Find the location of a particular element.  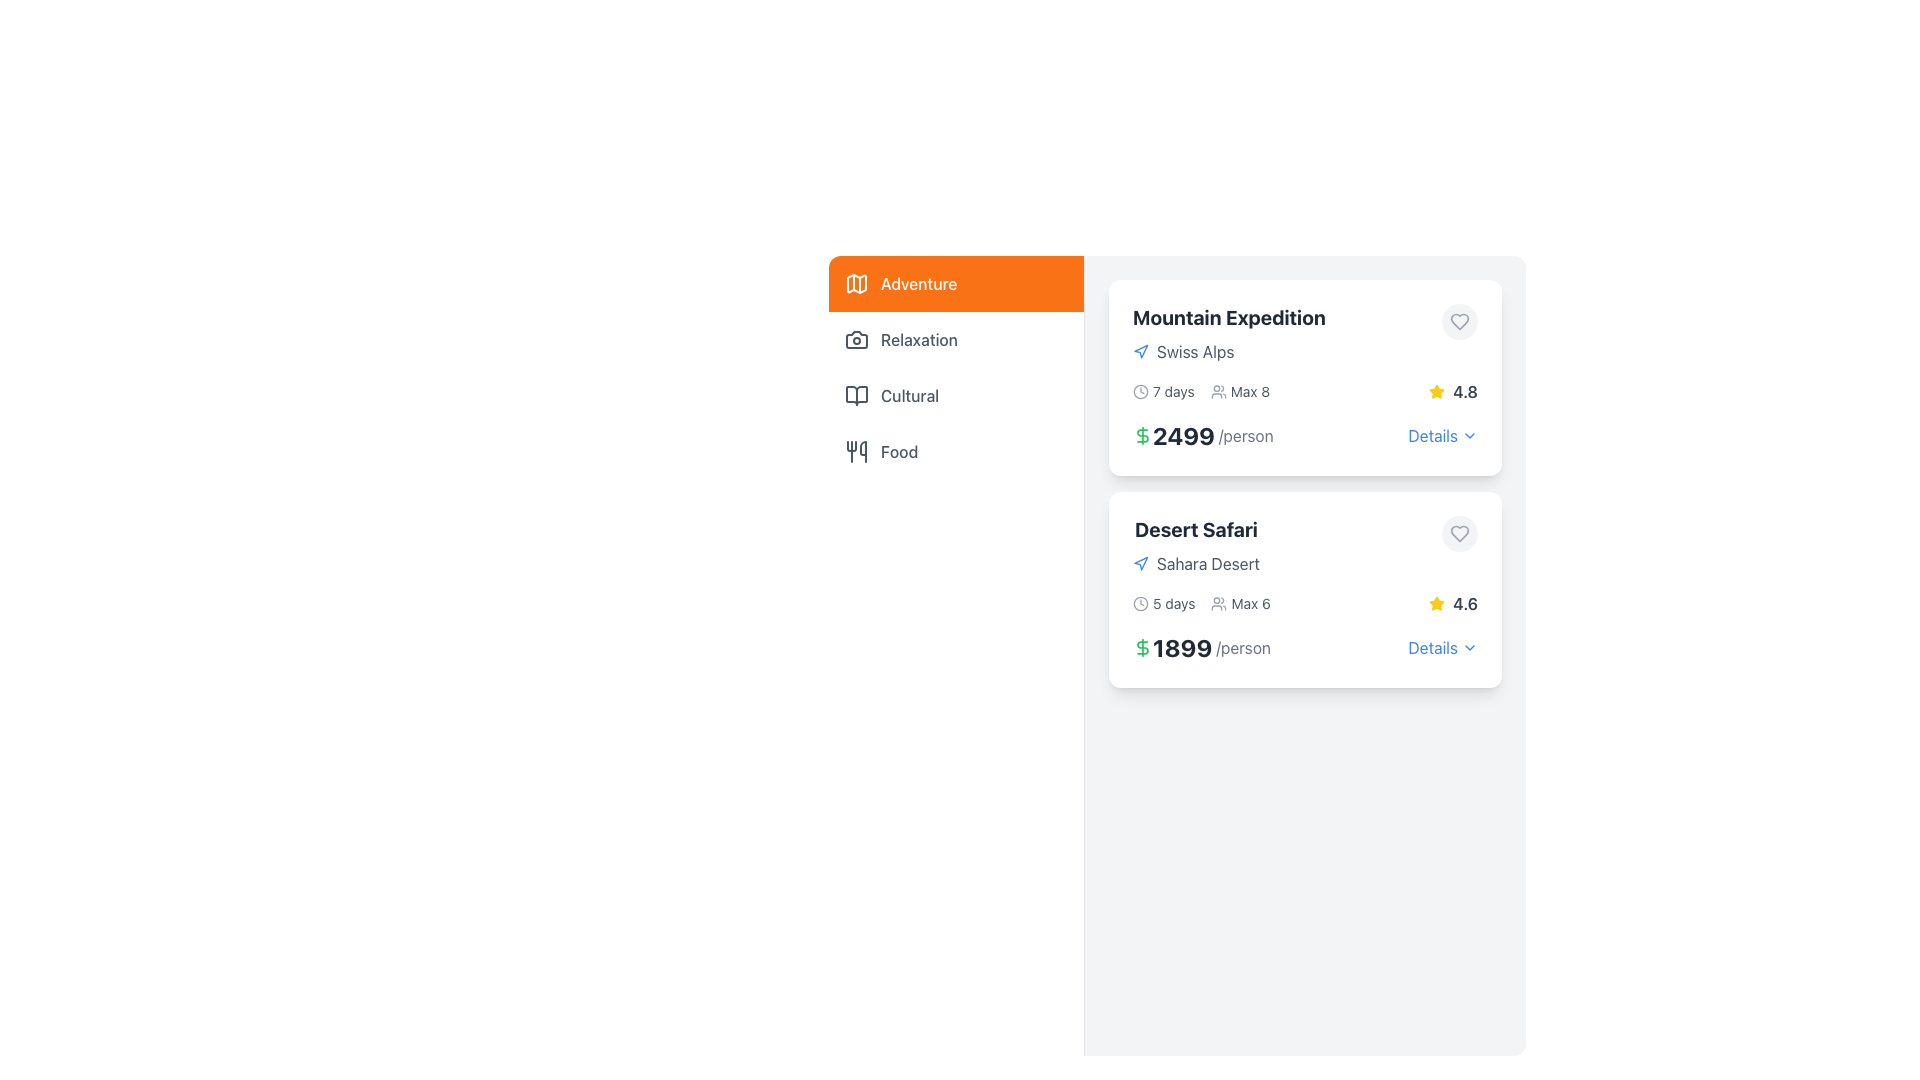

the heart-shaped icon, which is gray and outlined is located at coordinates (1459, 320).